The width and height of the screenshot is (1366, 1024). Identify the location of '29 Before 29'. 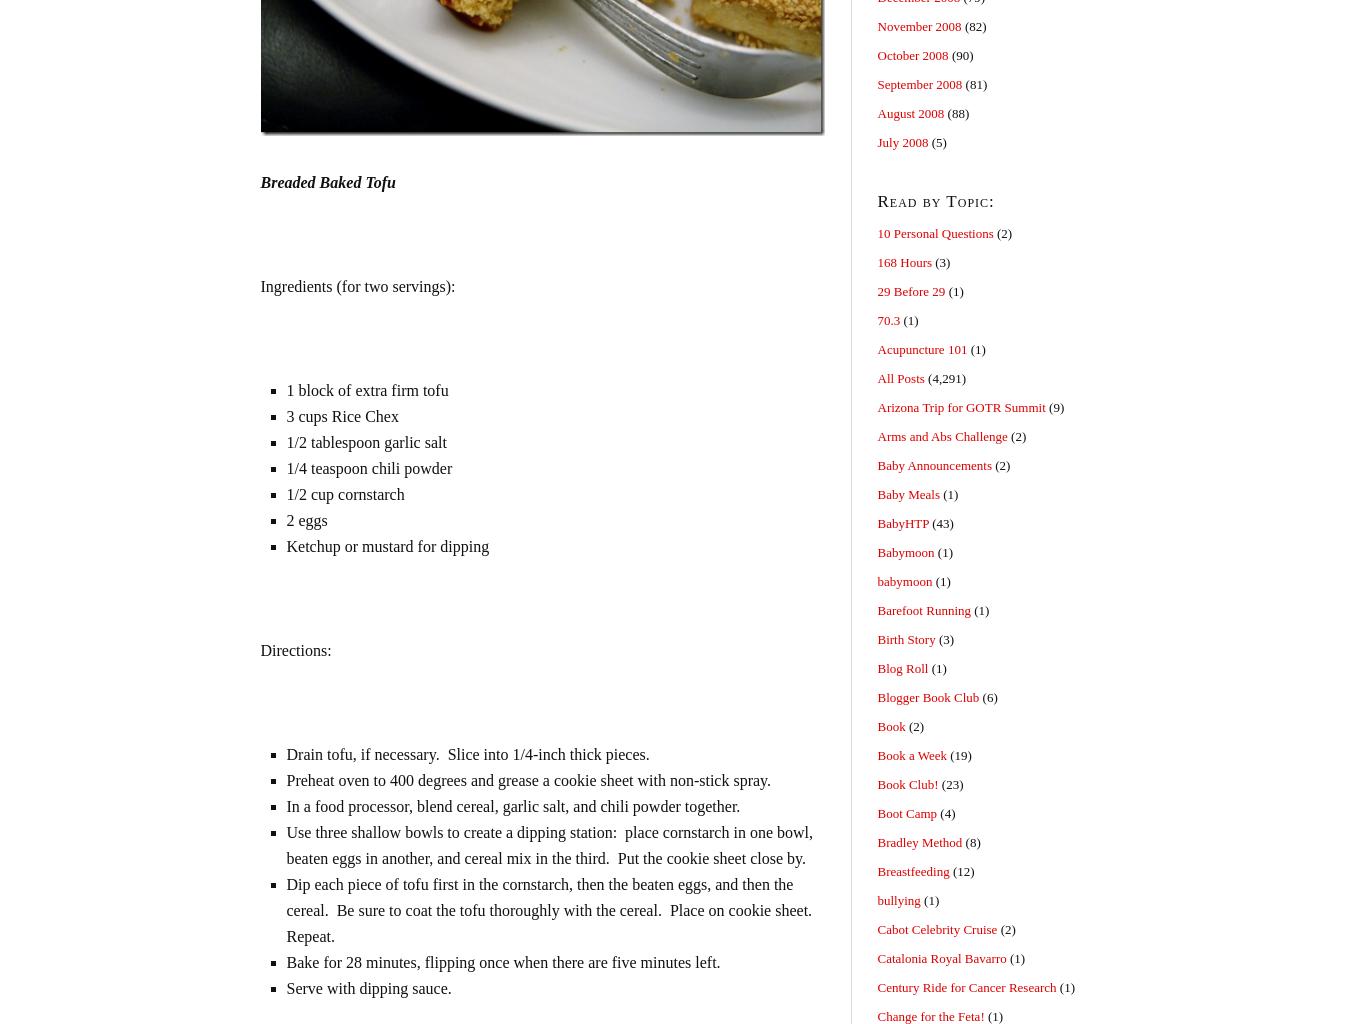
(909, 291).